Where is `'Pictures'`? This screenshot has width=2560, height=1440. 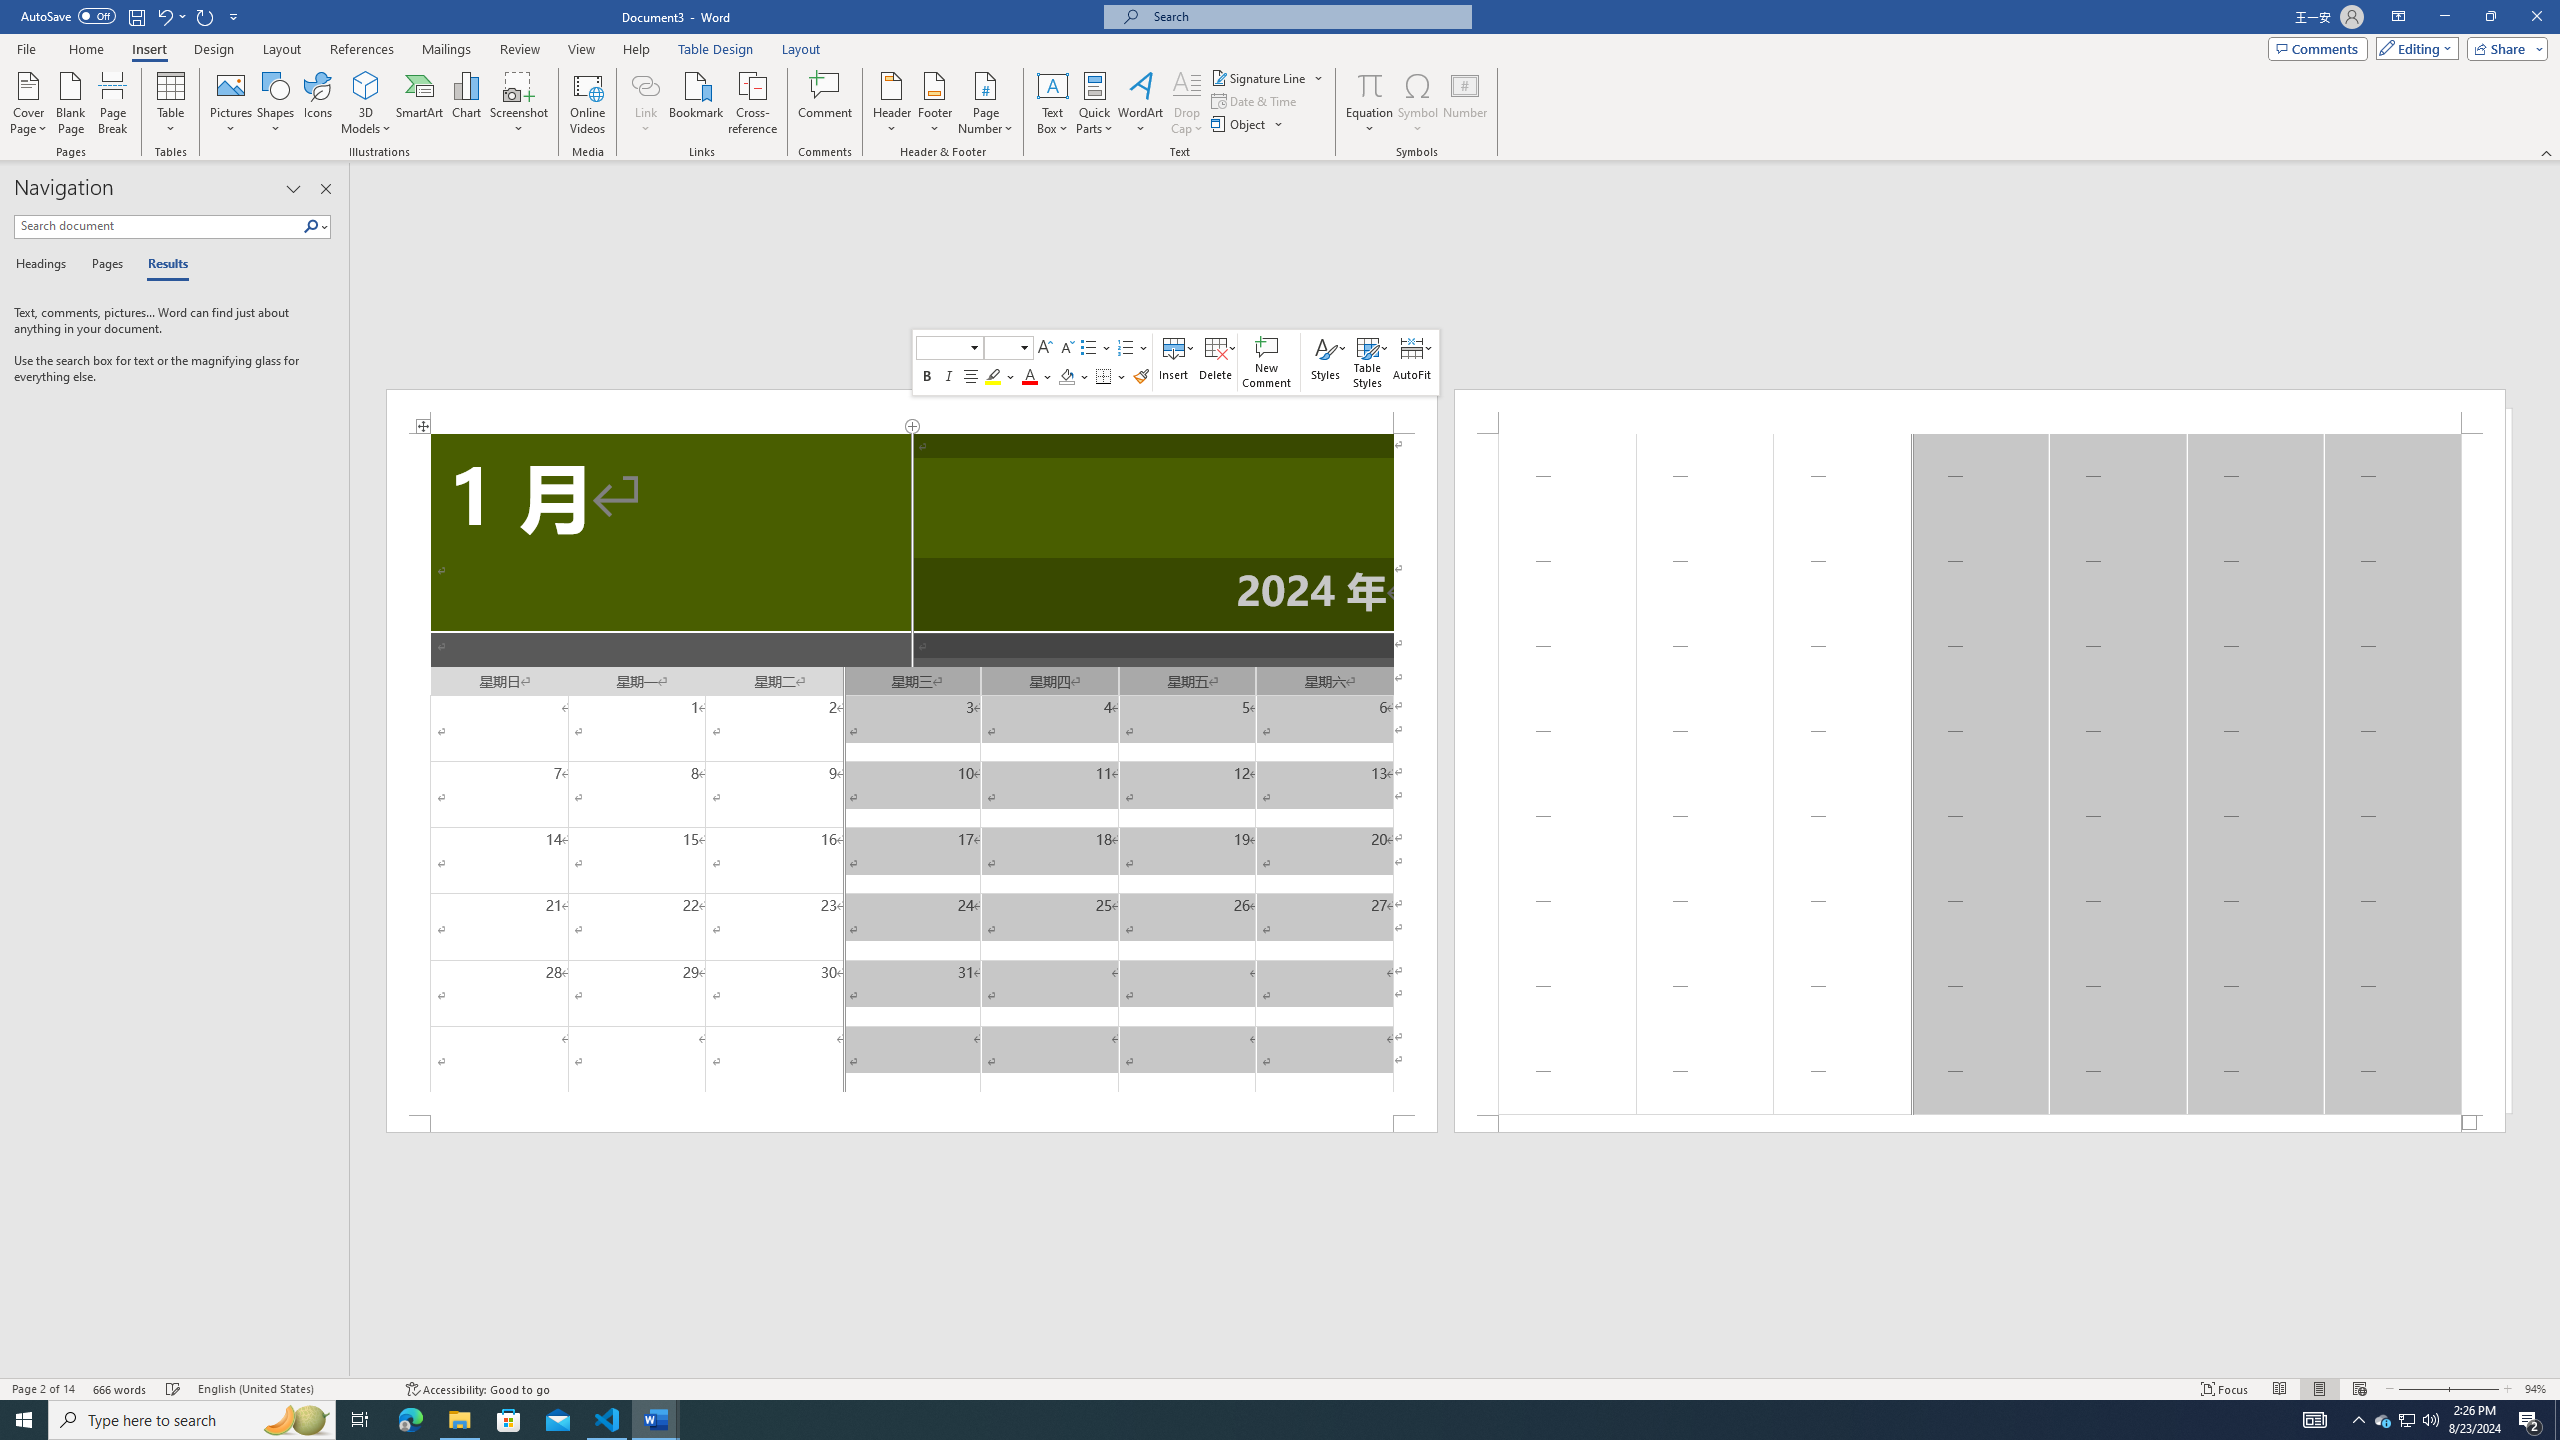
'Pictures' is located at coordinates (231, 103).